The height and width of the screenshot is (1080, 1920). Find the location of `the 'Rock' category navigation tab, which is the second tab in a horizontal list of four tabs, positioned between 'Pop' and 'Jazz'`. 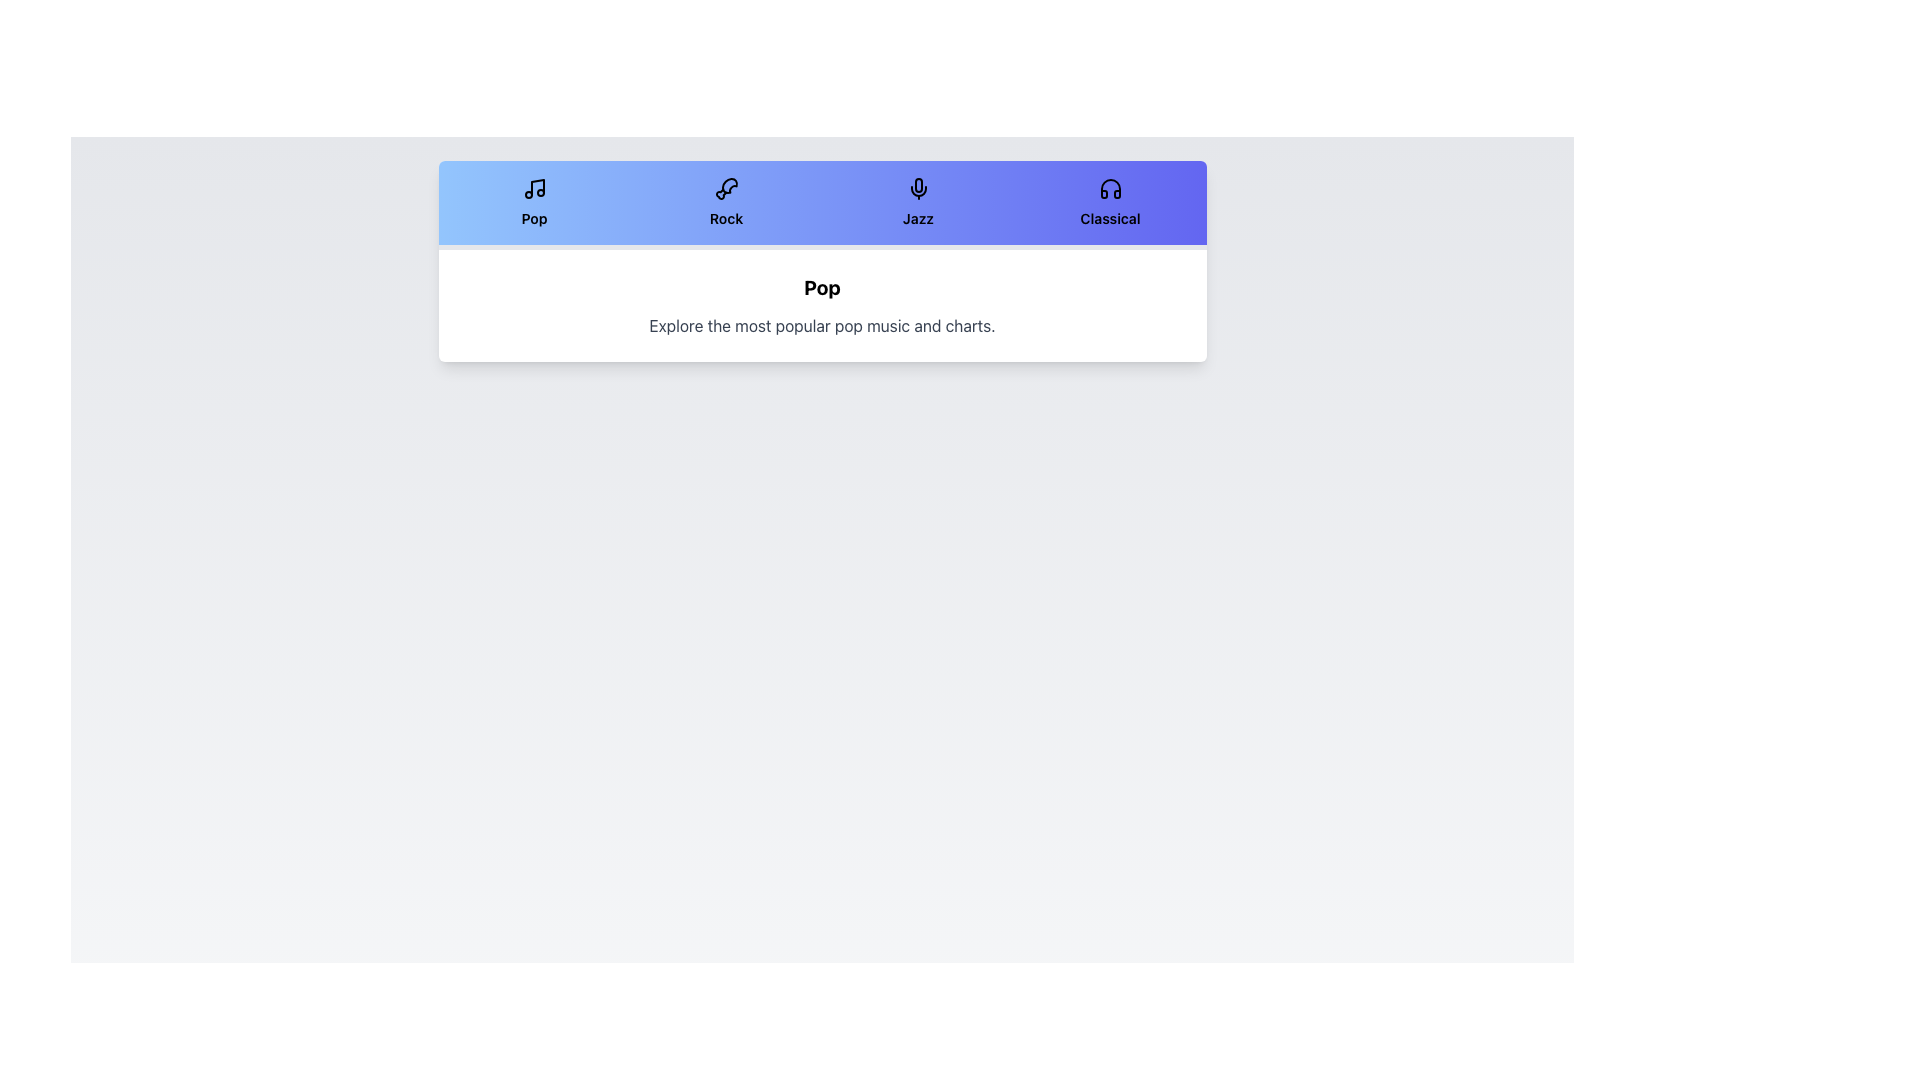

the 'Rock' category navigation tab, which is the second tab in a horizontal list of four tabs, positioned between 'Pop' and 'Jazz' is located at coordinates (725, 204).